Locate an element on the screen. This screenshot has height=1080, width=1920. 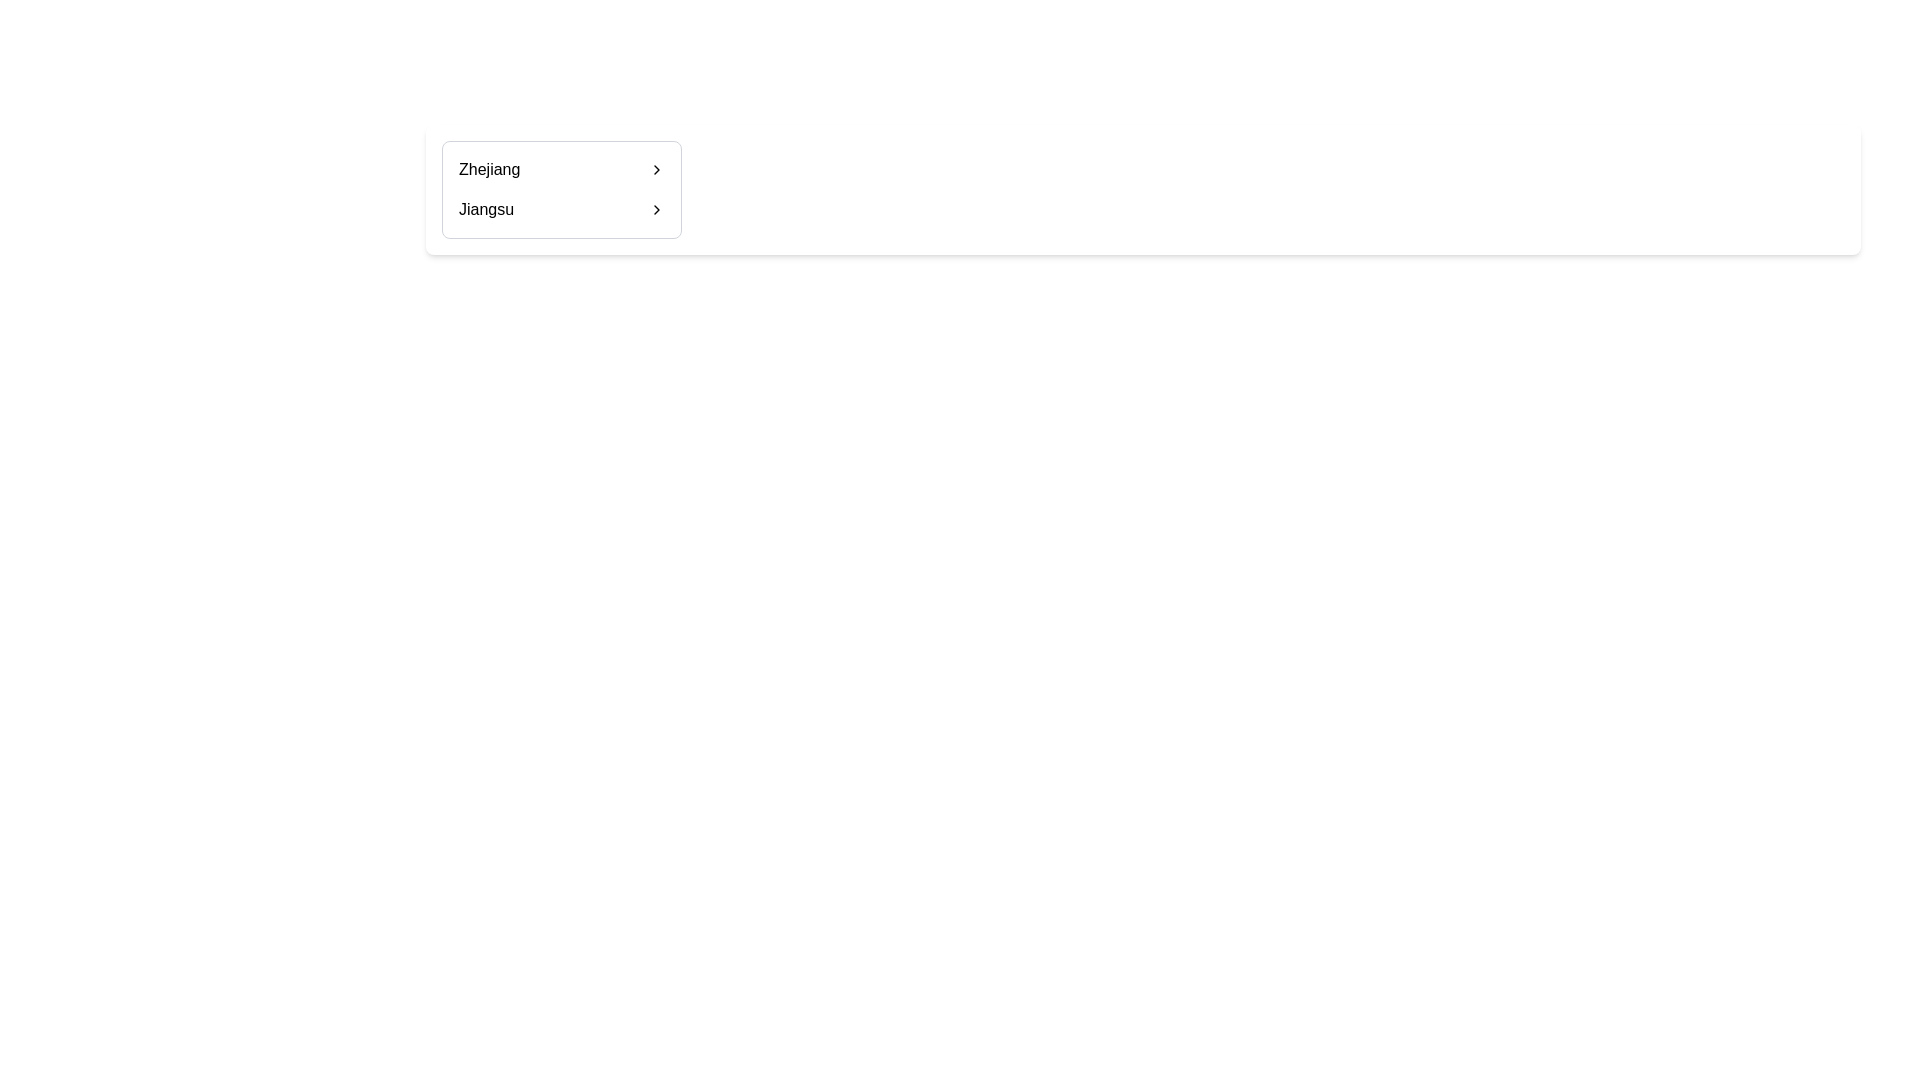
the first interactive list item option labeled 'Zhejiang' to activate visual feedback is located at coordinates (560, 168).